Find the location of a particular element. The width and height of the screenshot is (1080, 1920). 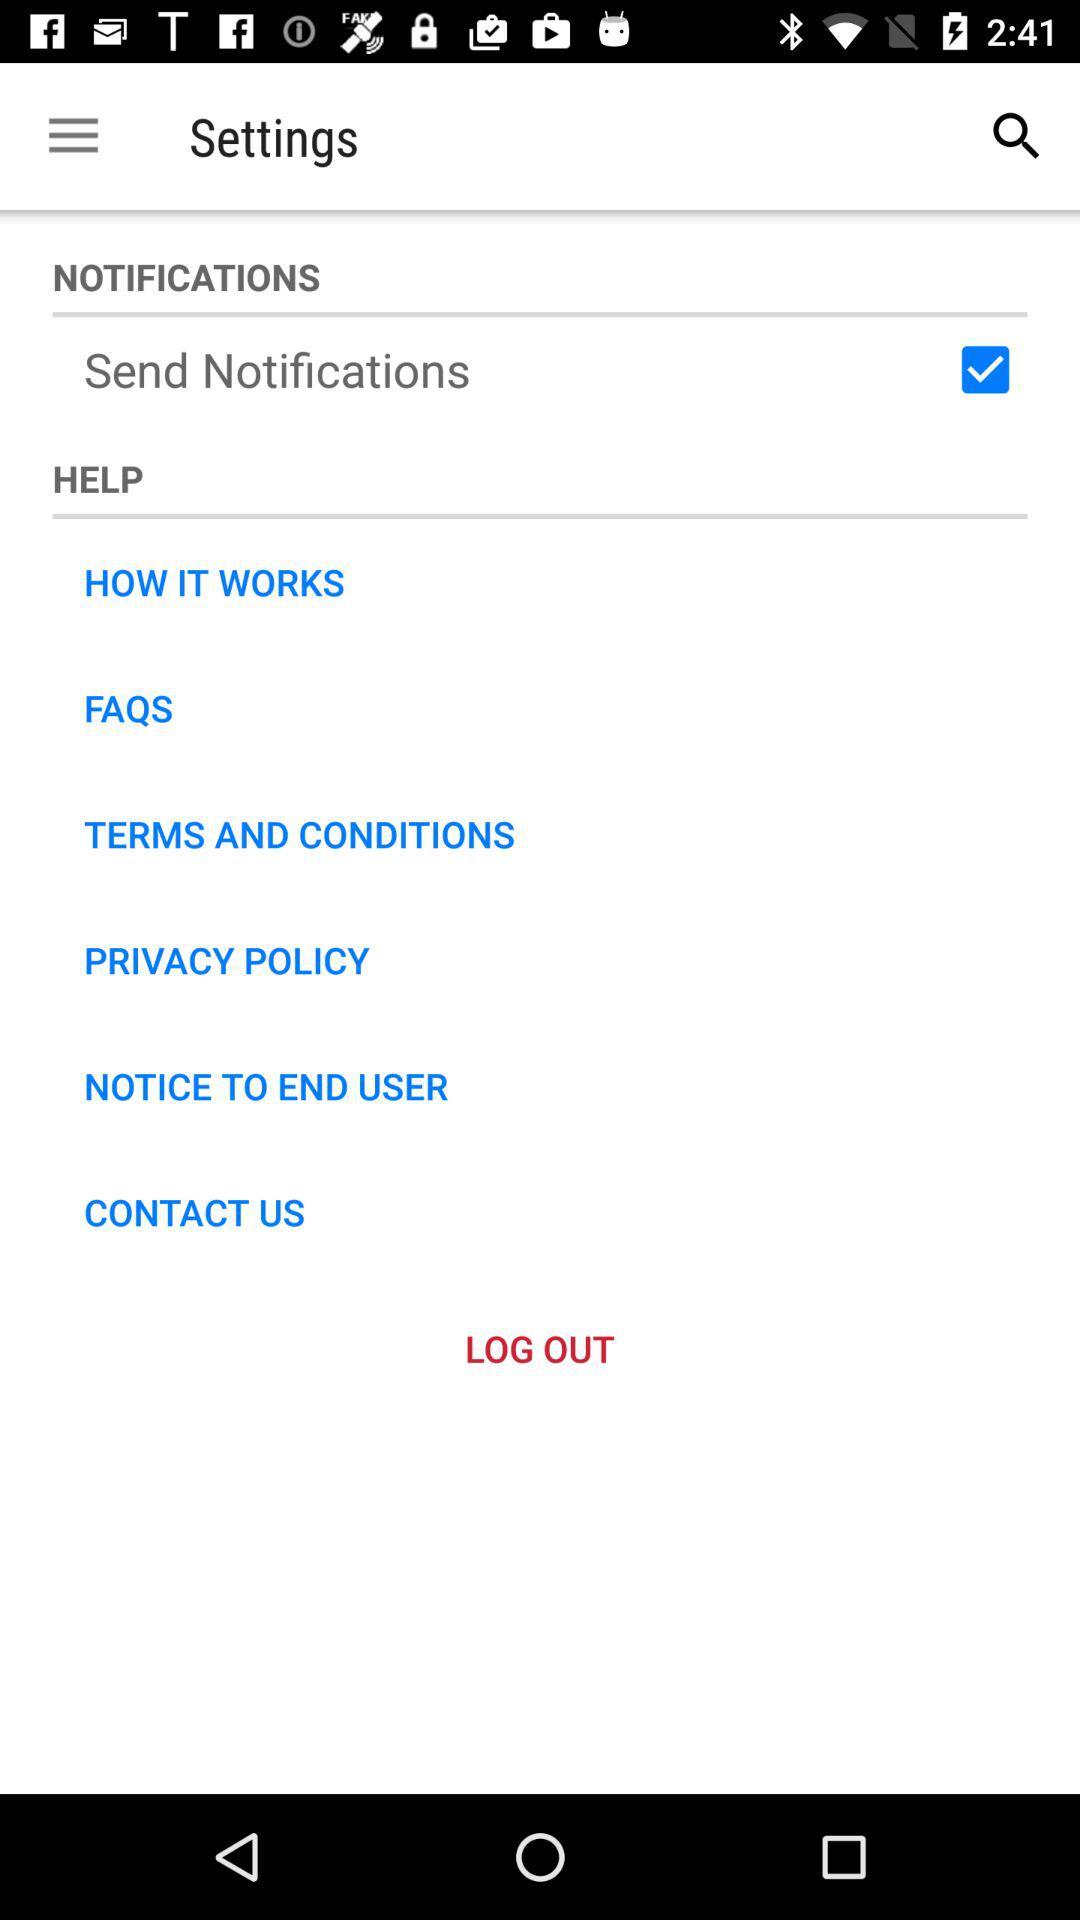

the faqs item is located at coordinates (128, 708).